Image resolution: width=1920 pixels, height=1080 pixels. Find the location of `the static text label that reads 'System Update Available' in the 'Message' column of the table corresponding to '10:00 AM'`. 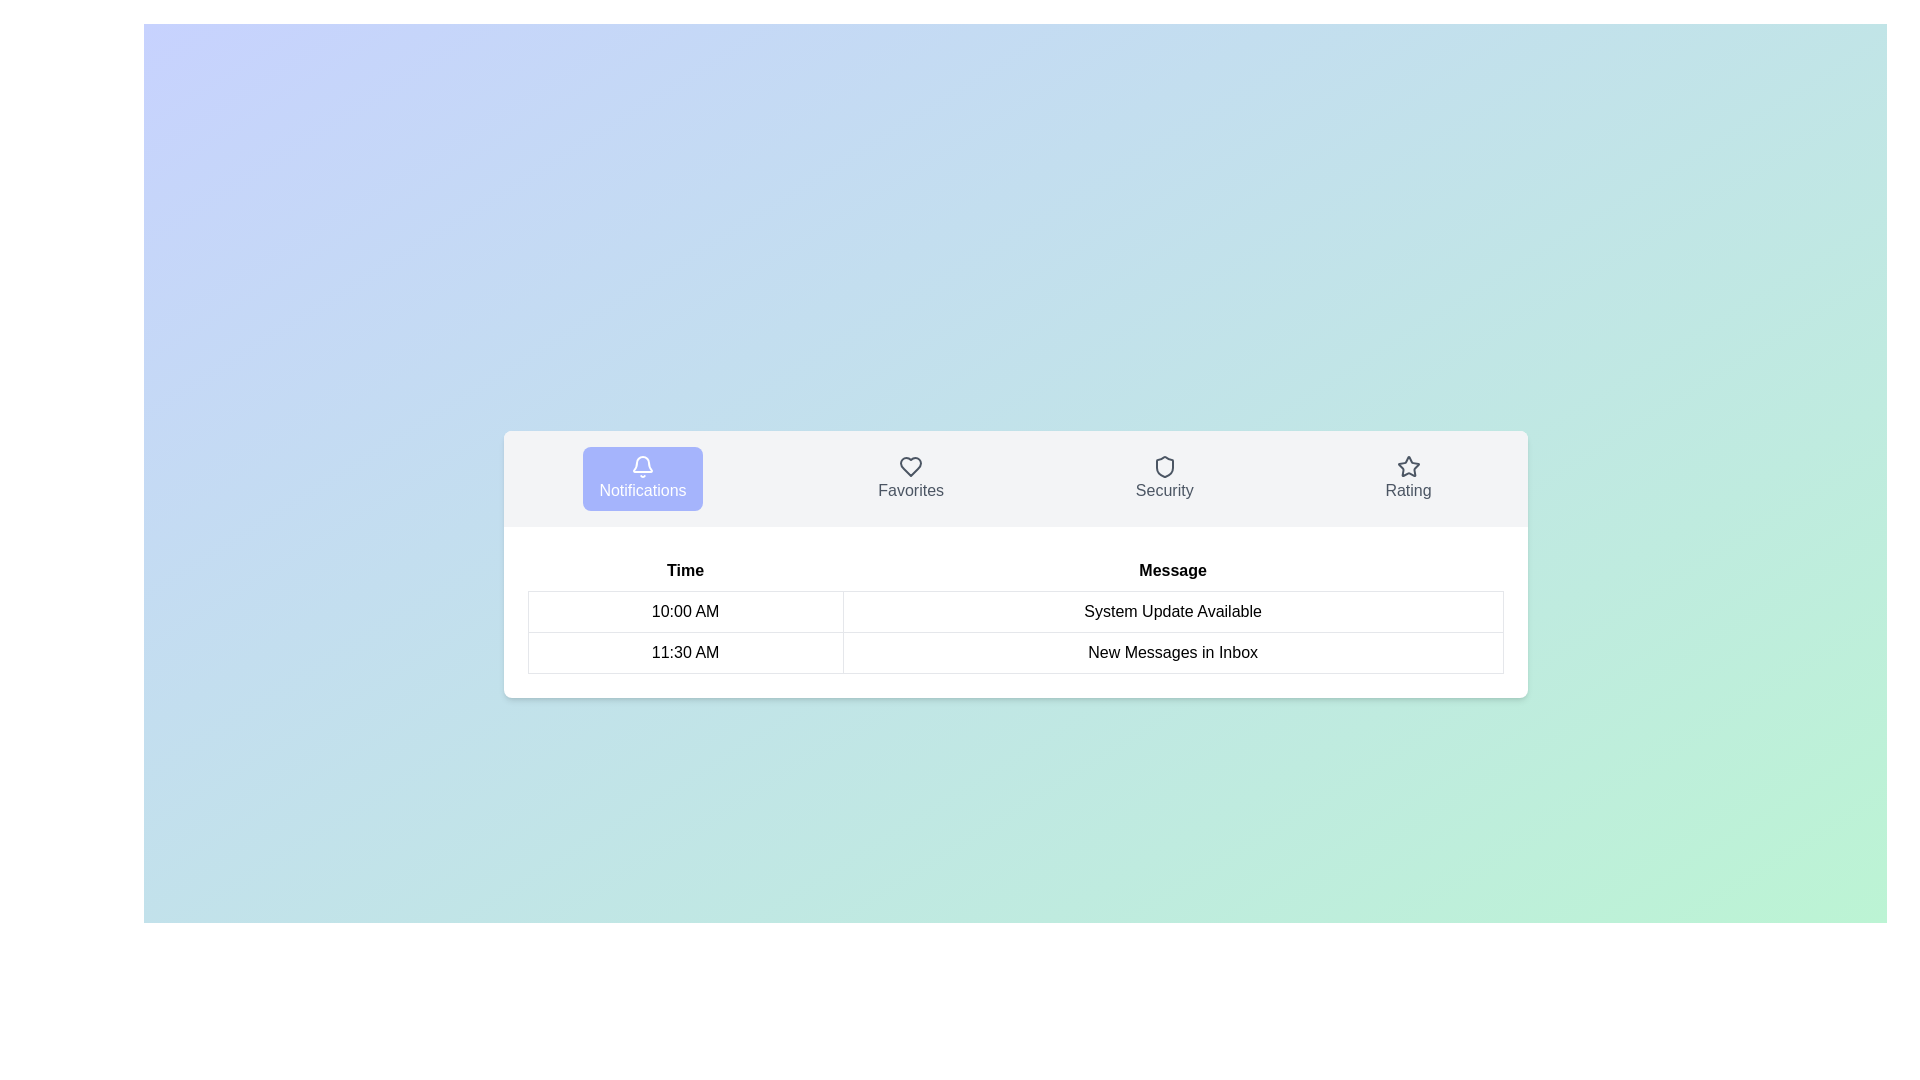

the static text label that reads 'System Update Available' in the 'Message' column of the table corresponding to '10:00 AM' is located at coordinates (1173, 610).